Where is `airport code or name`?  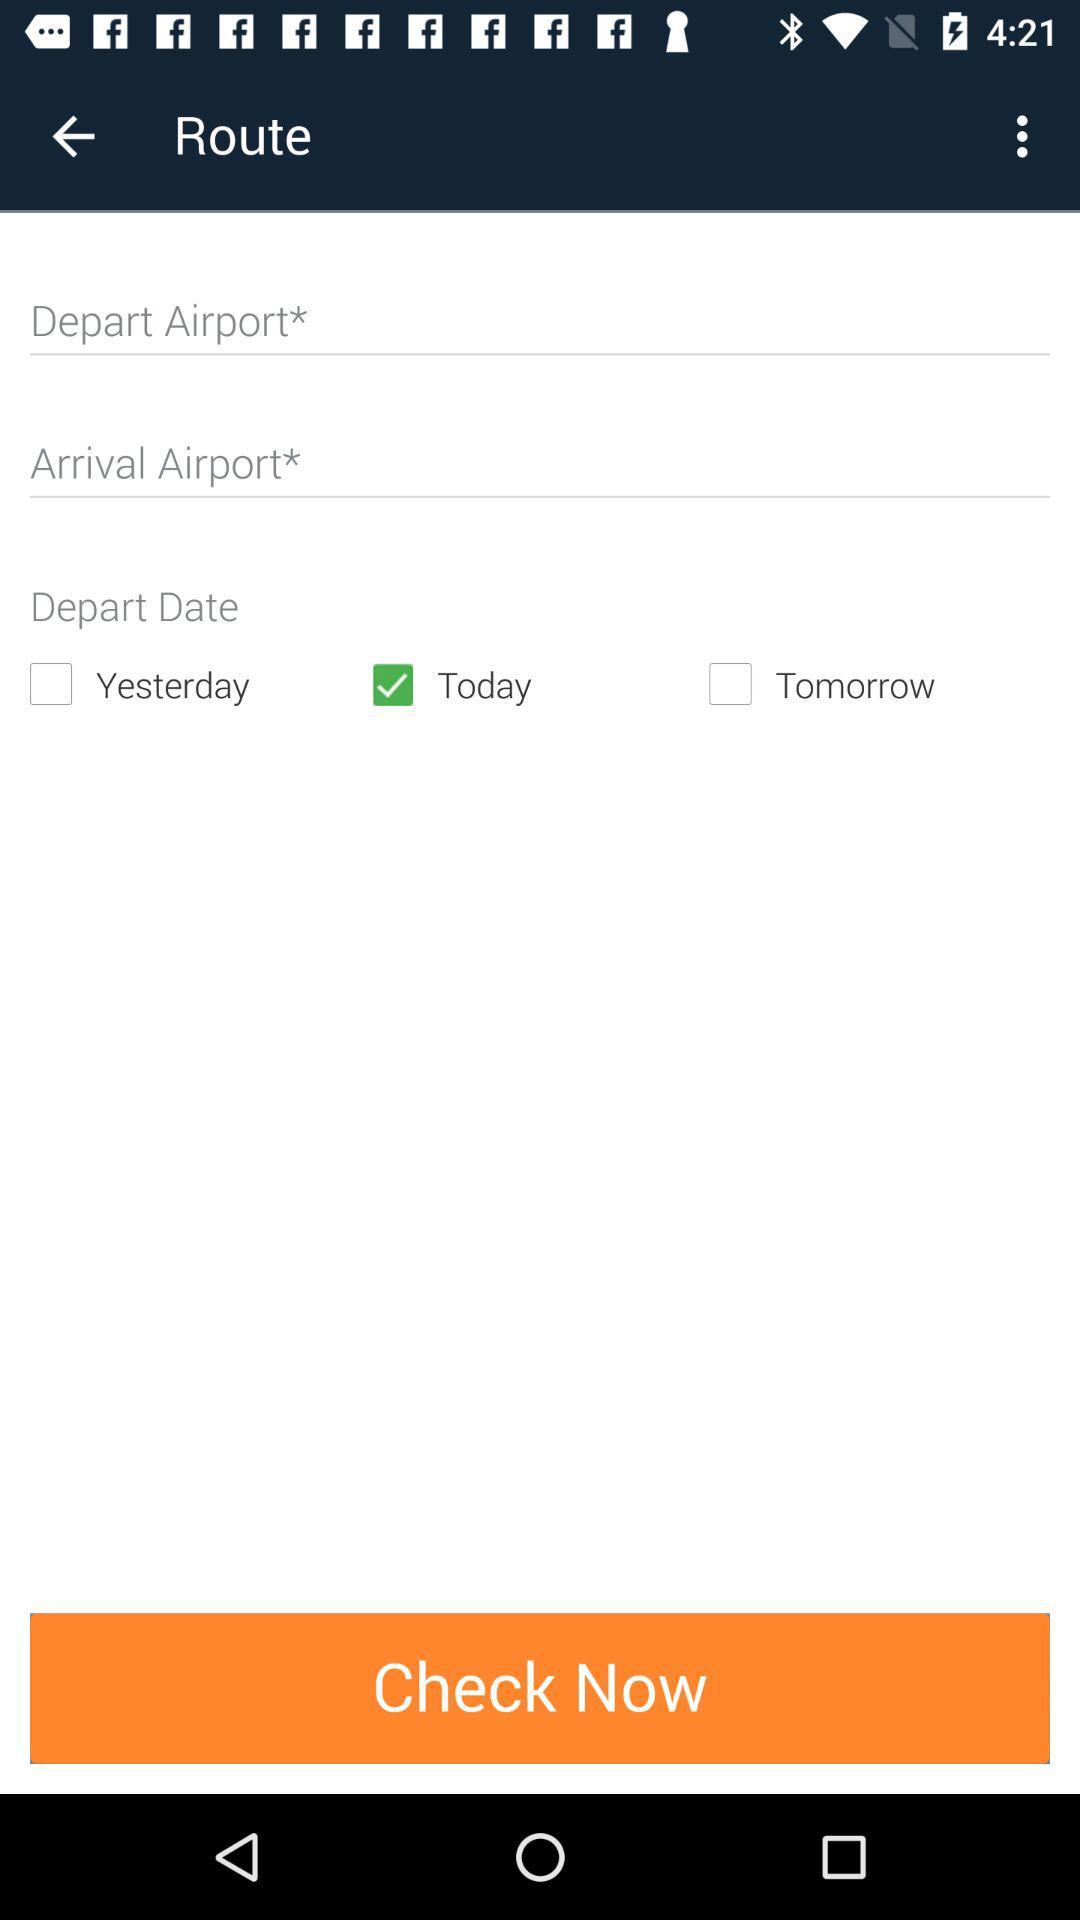
airport code or name is located at coordinates (540, 329).